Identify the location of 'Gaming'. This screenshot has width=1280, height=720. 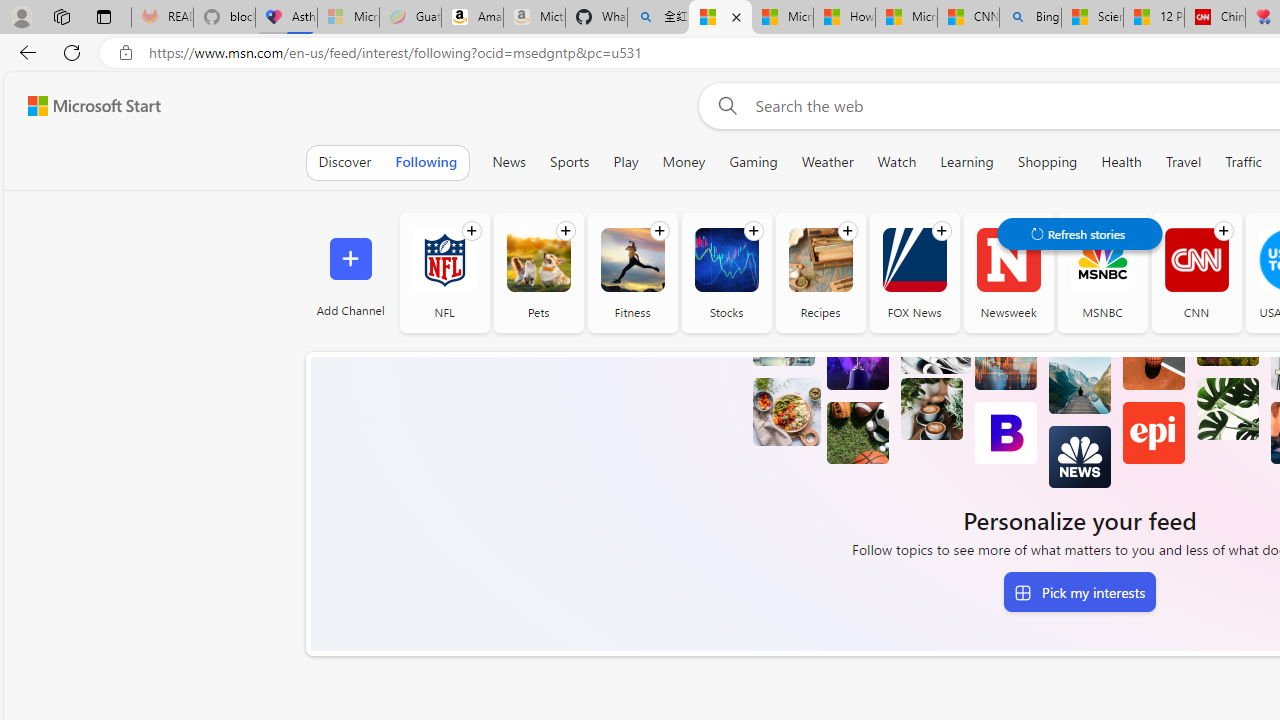
(752, 161).